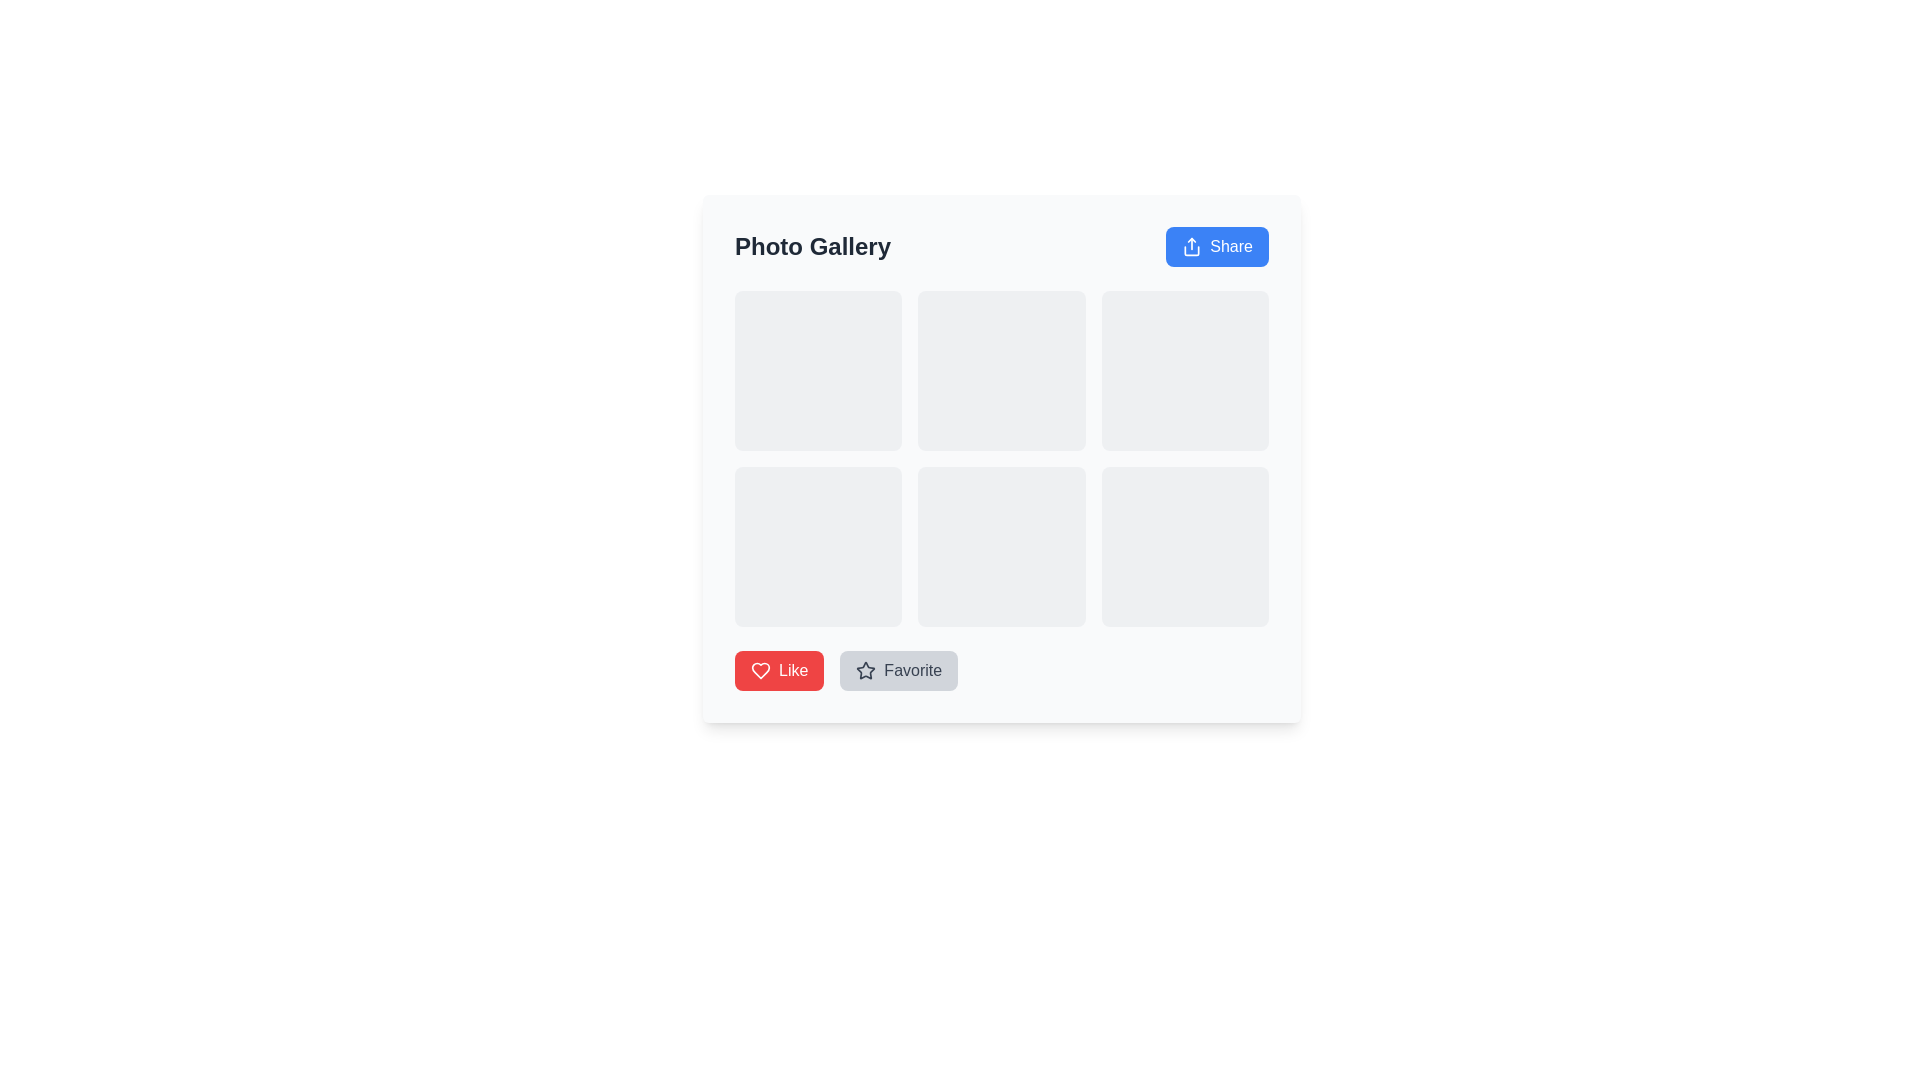  Describe the element at coordinates (898, 671) in the screenshot. I see `the favorite button located at the bottom-center area of the interface, which is the second button in a horizontal grouping of two elements, to trigger the hover effect` at that location.